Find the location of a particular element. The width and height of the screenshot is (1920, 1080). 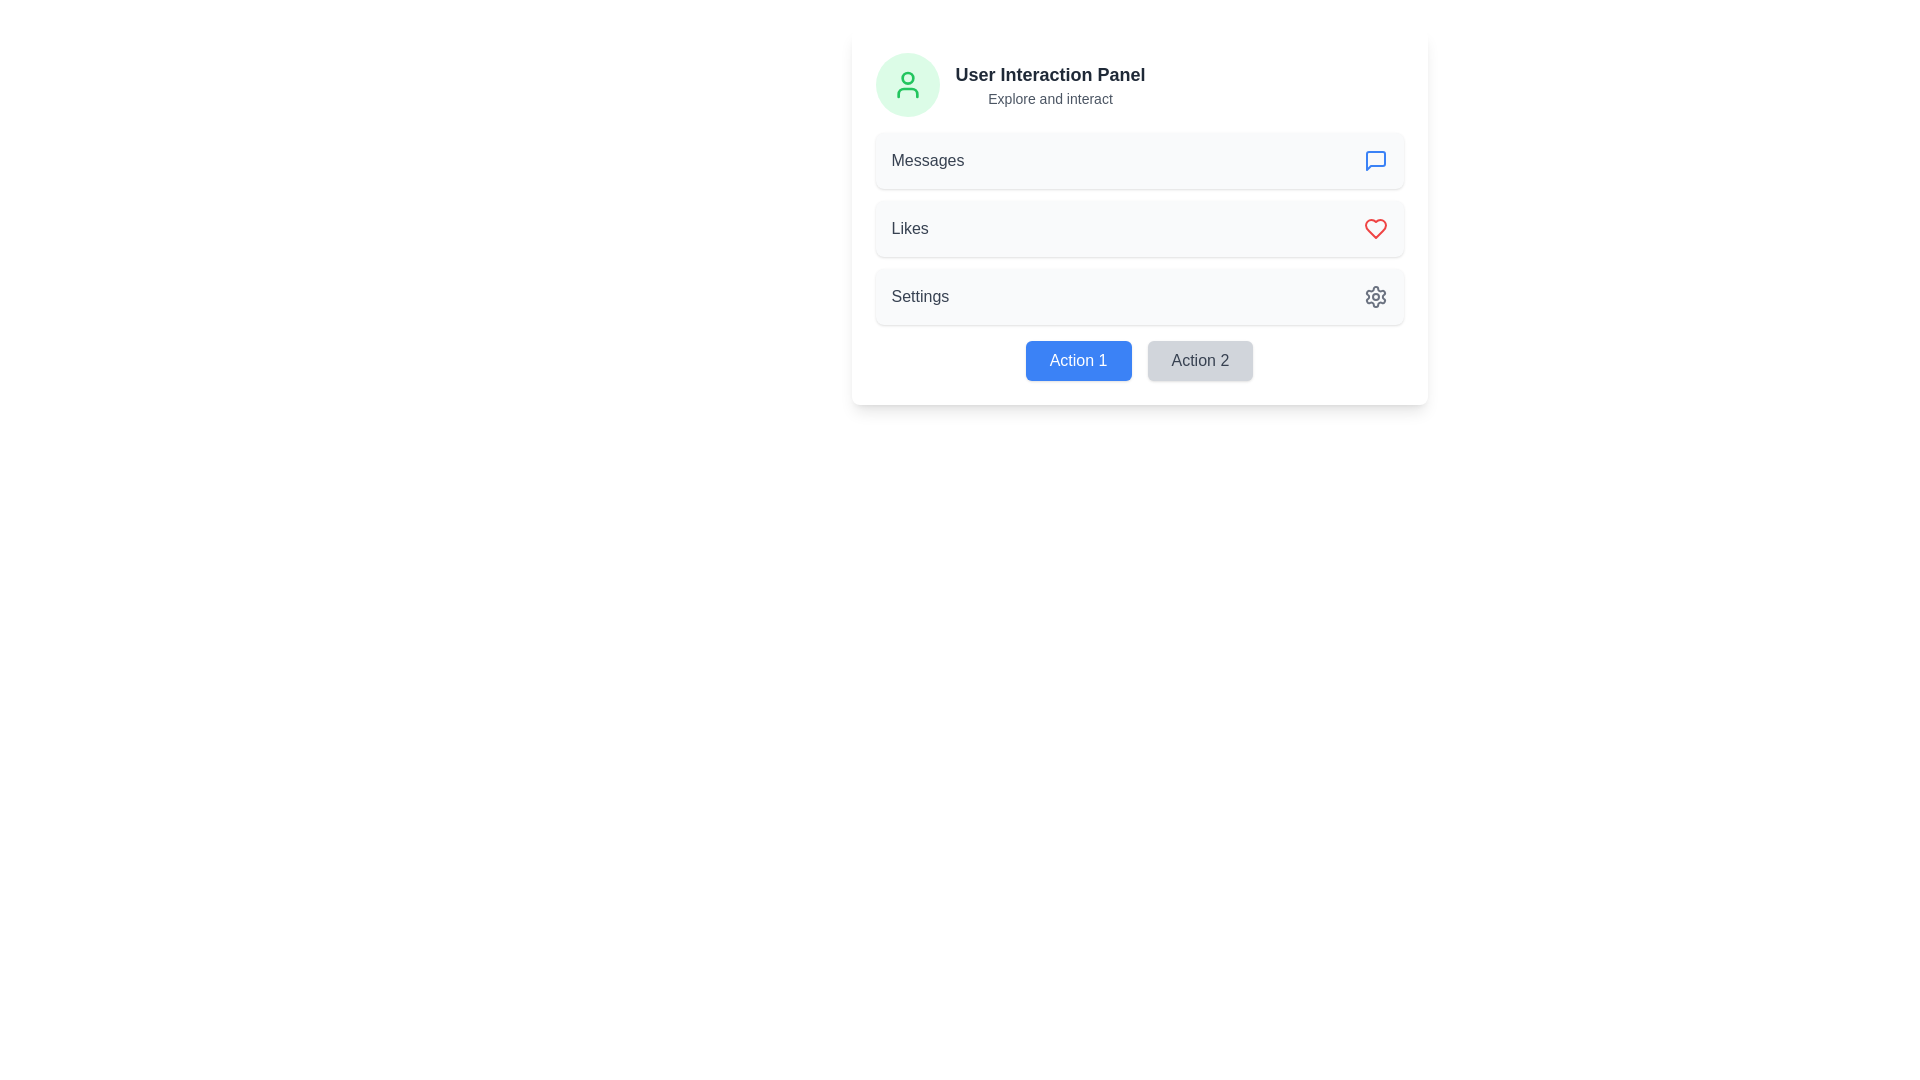

the settings icon button represented by a gray gear located at the far right of the 'Settings' row is located at coordinates (1374, 297).